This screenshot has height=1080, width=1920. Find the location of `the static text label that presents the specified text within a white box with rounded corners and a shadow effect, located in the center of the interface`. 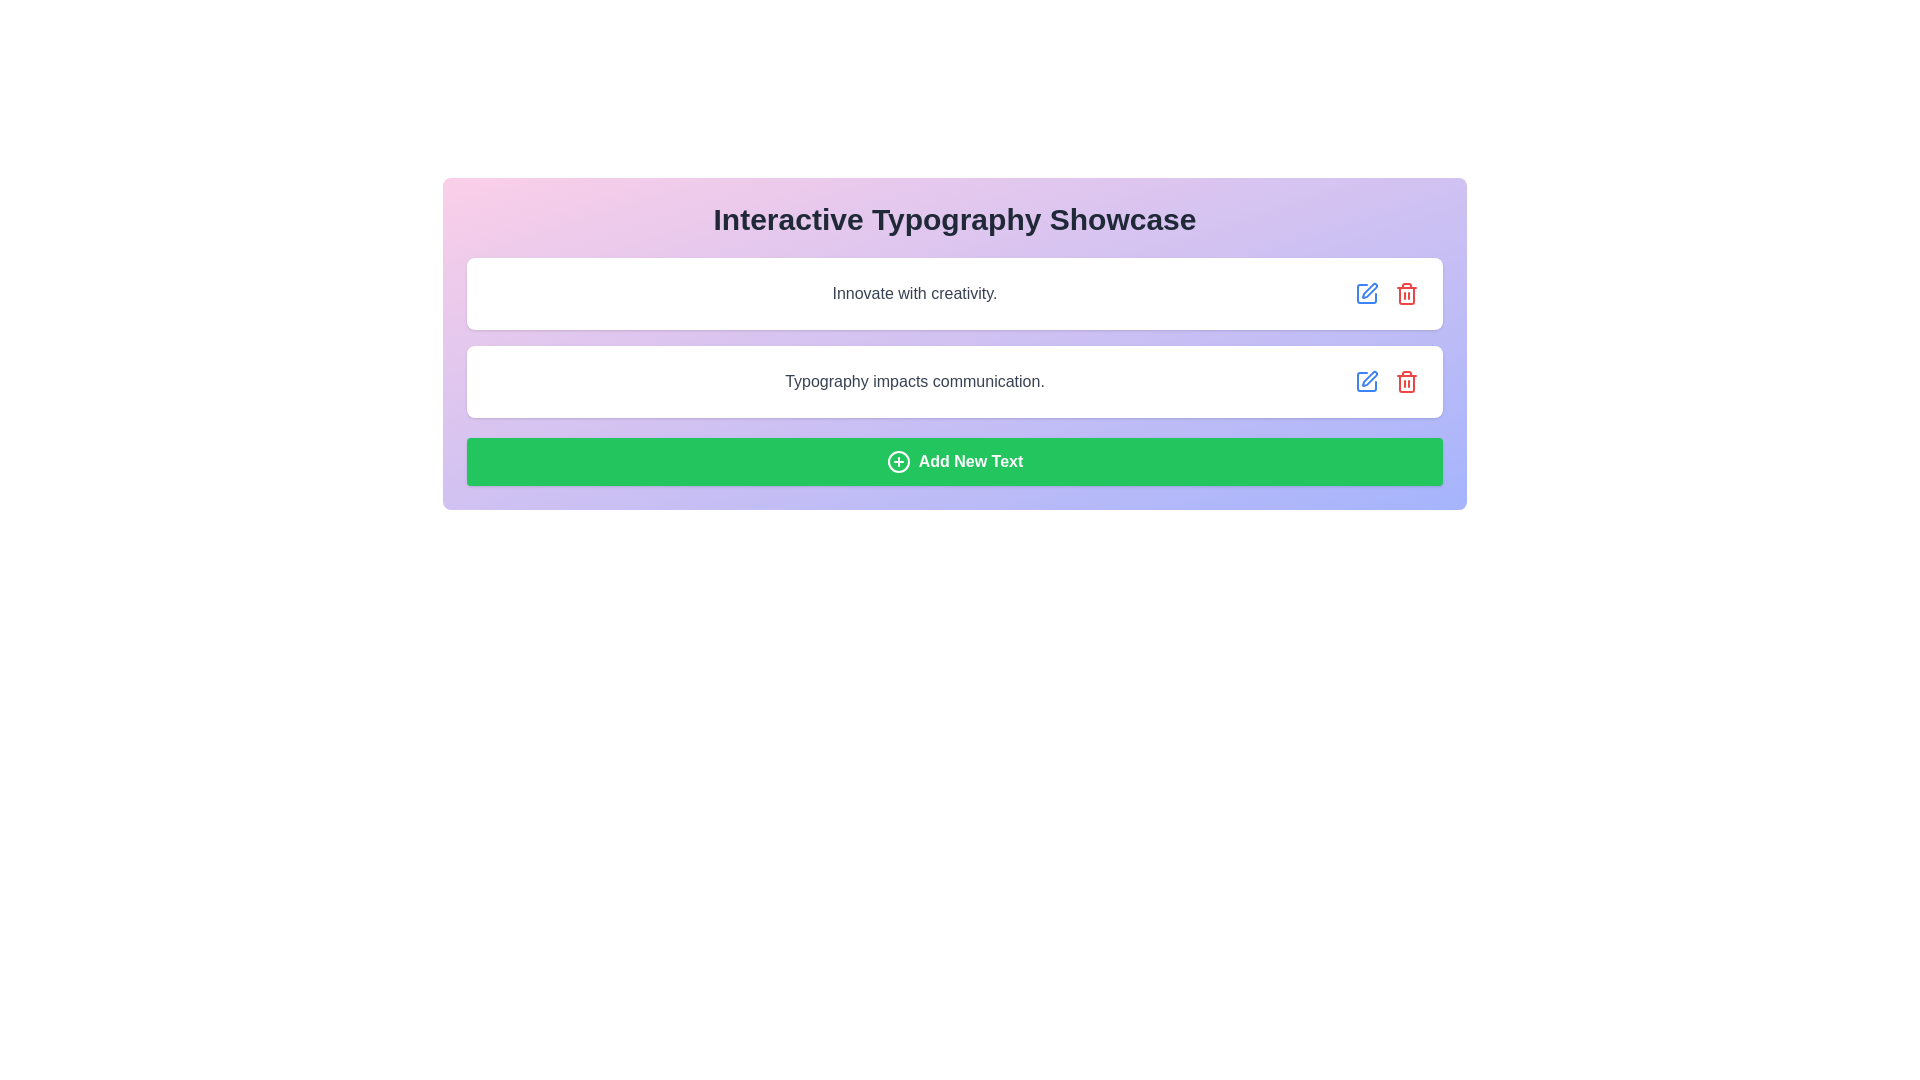

the static text label that presents the specified text within a white box with rounded corners and a shadow effect, located in the center of the interface is located at coordinates (914, 381).